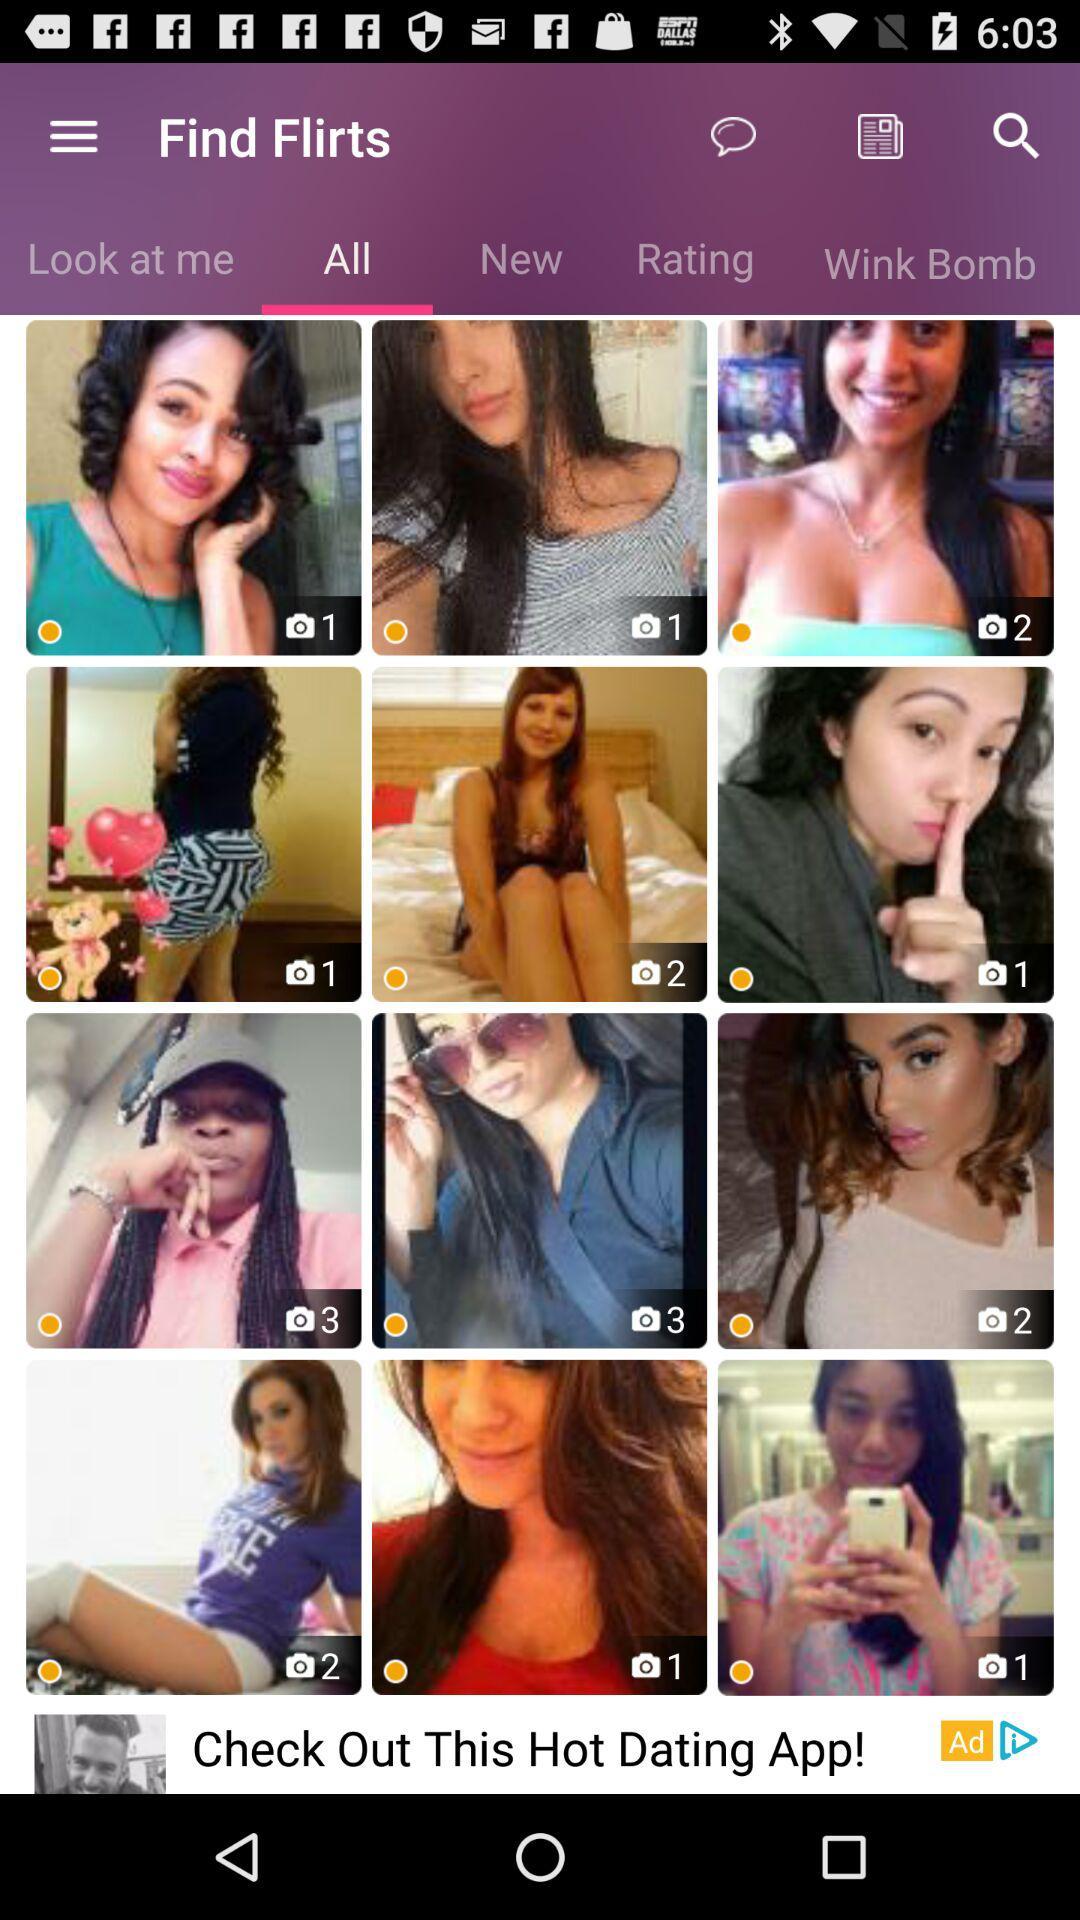  What do you see at coordinates (694, 261) in the screenshot?
I see `the rating item` at bounding box center [694, 261].